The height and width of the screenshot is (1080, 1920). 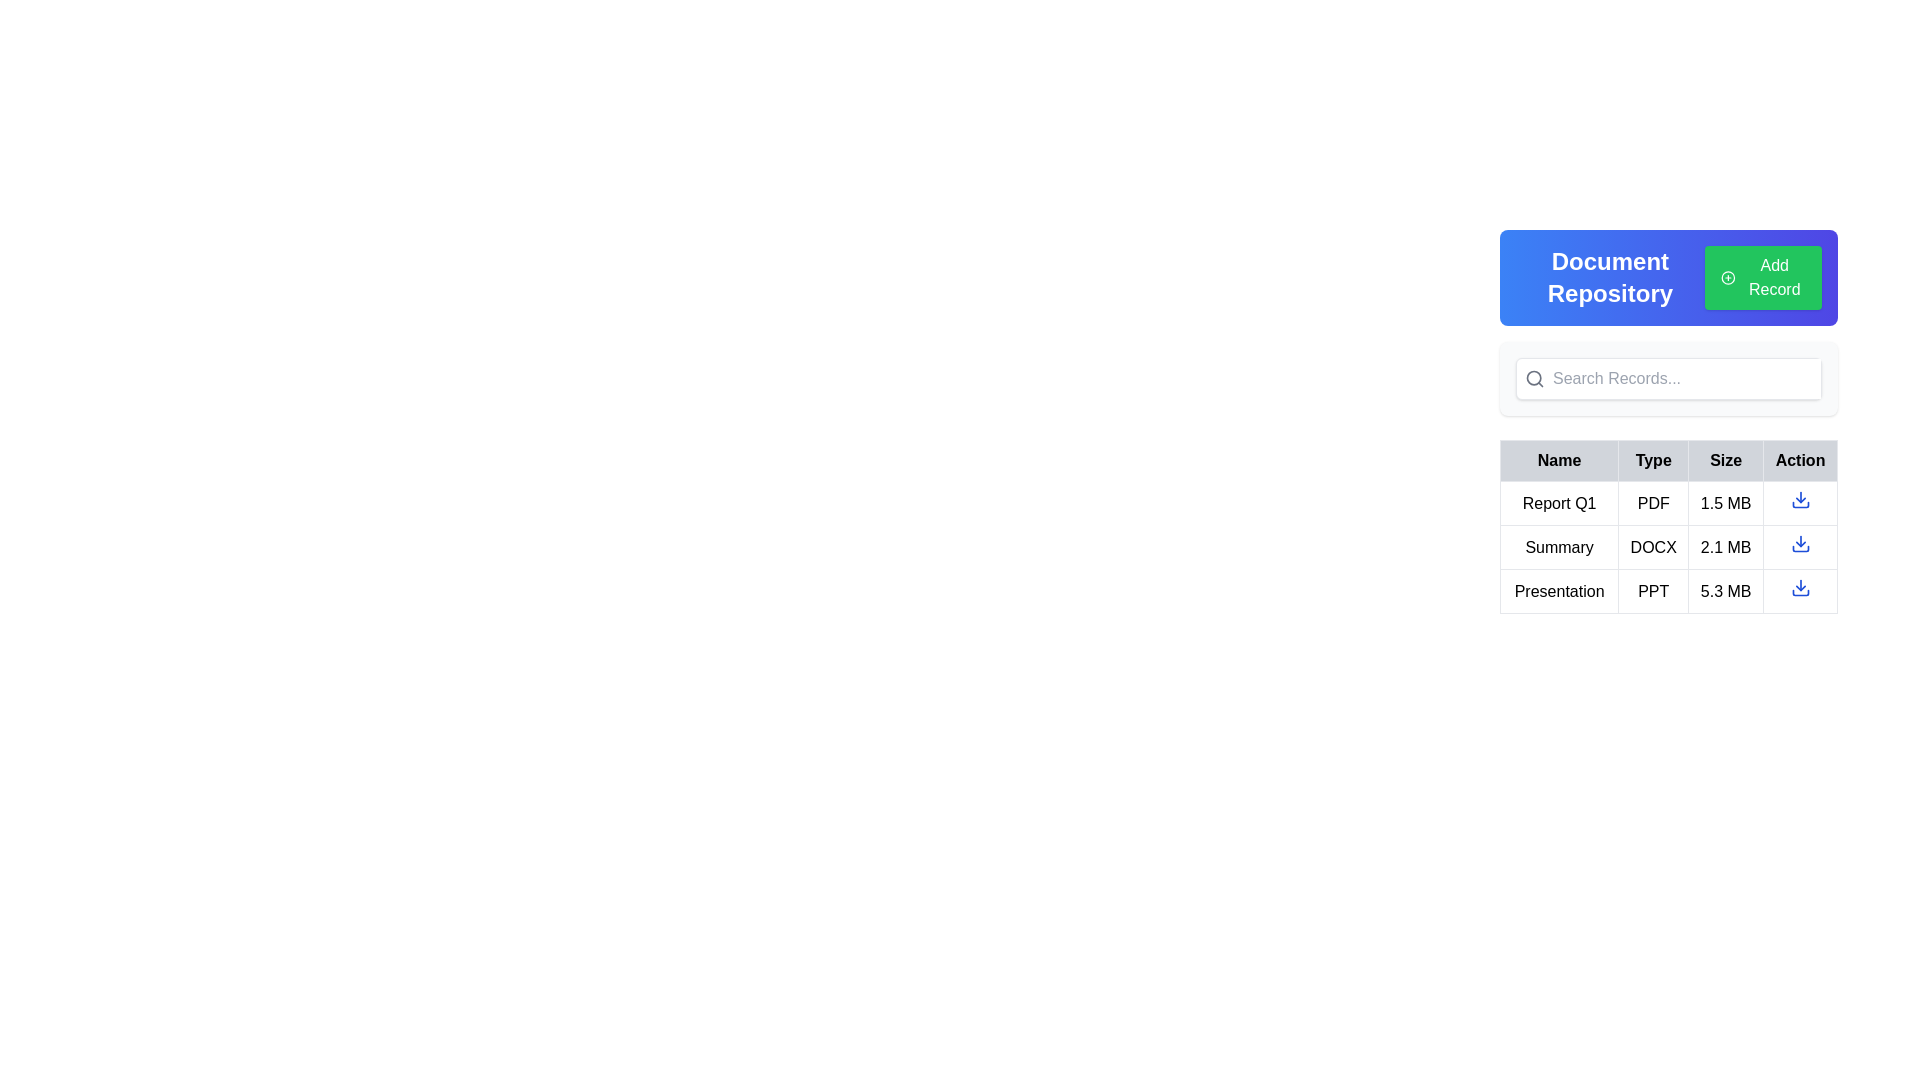 I want to click on the third row in the document repository table that represents the file named 'Presentation' of type 'PPT' and size '5.3 MB', so click(x=1669, y=590).